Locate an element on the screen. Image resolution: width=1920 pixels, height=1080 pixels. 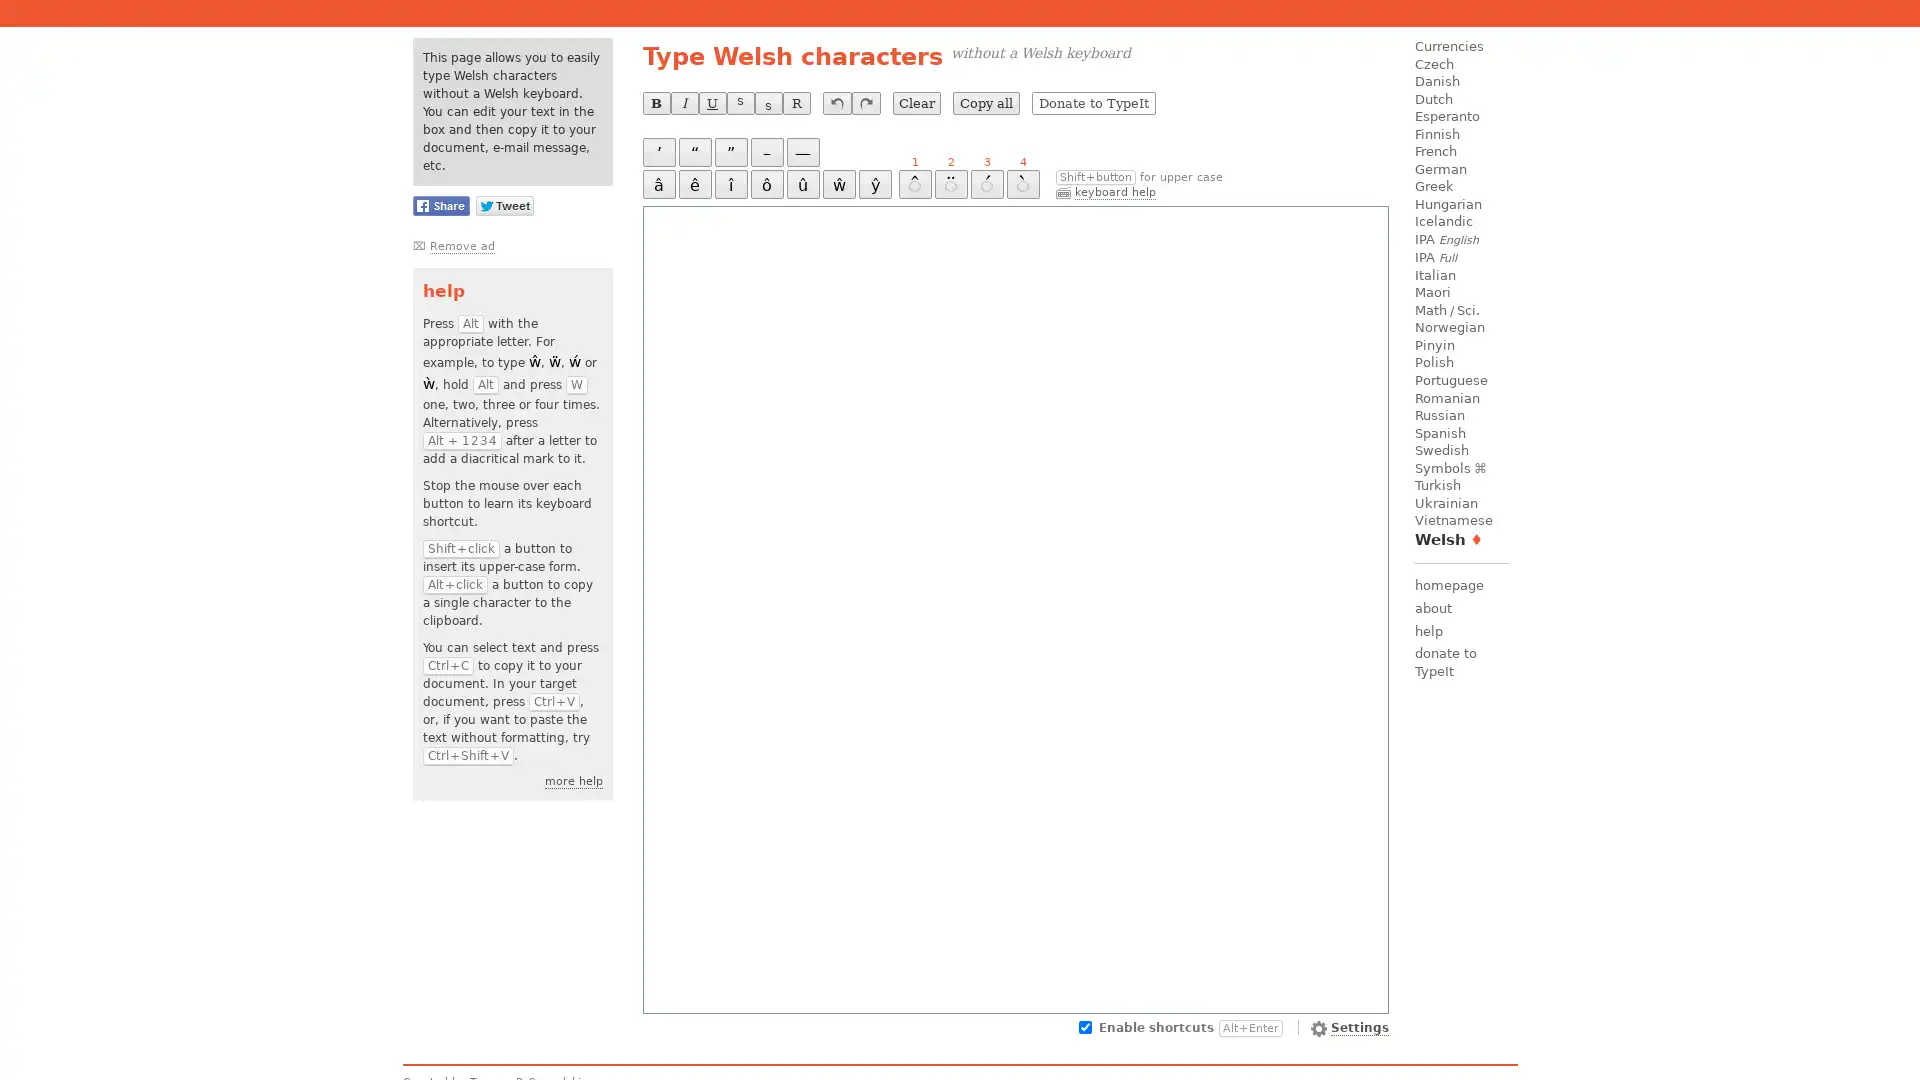
3 is located at coordinates (986, 184).